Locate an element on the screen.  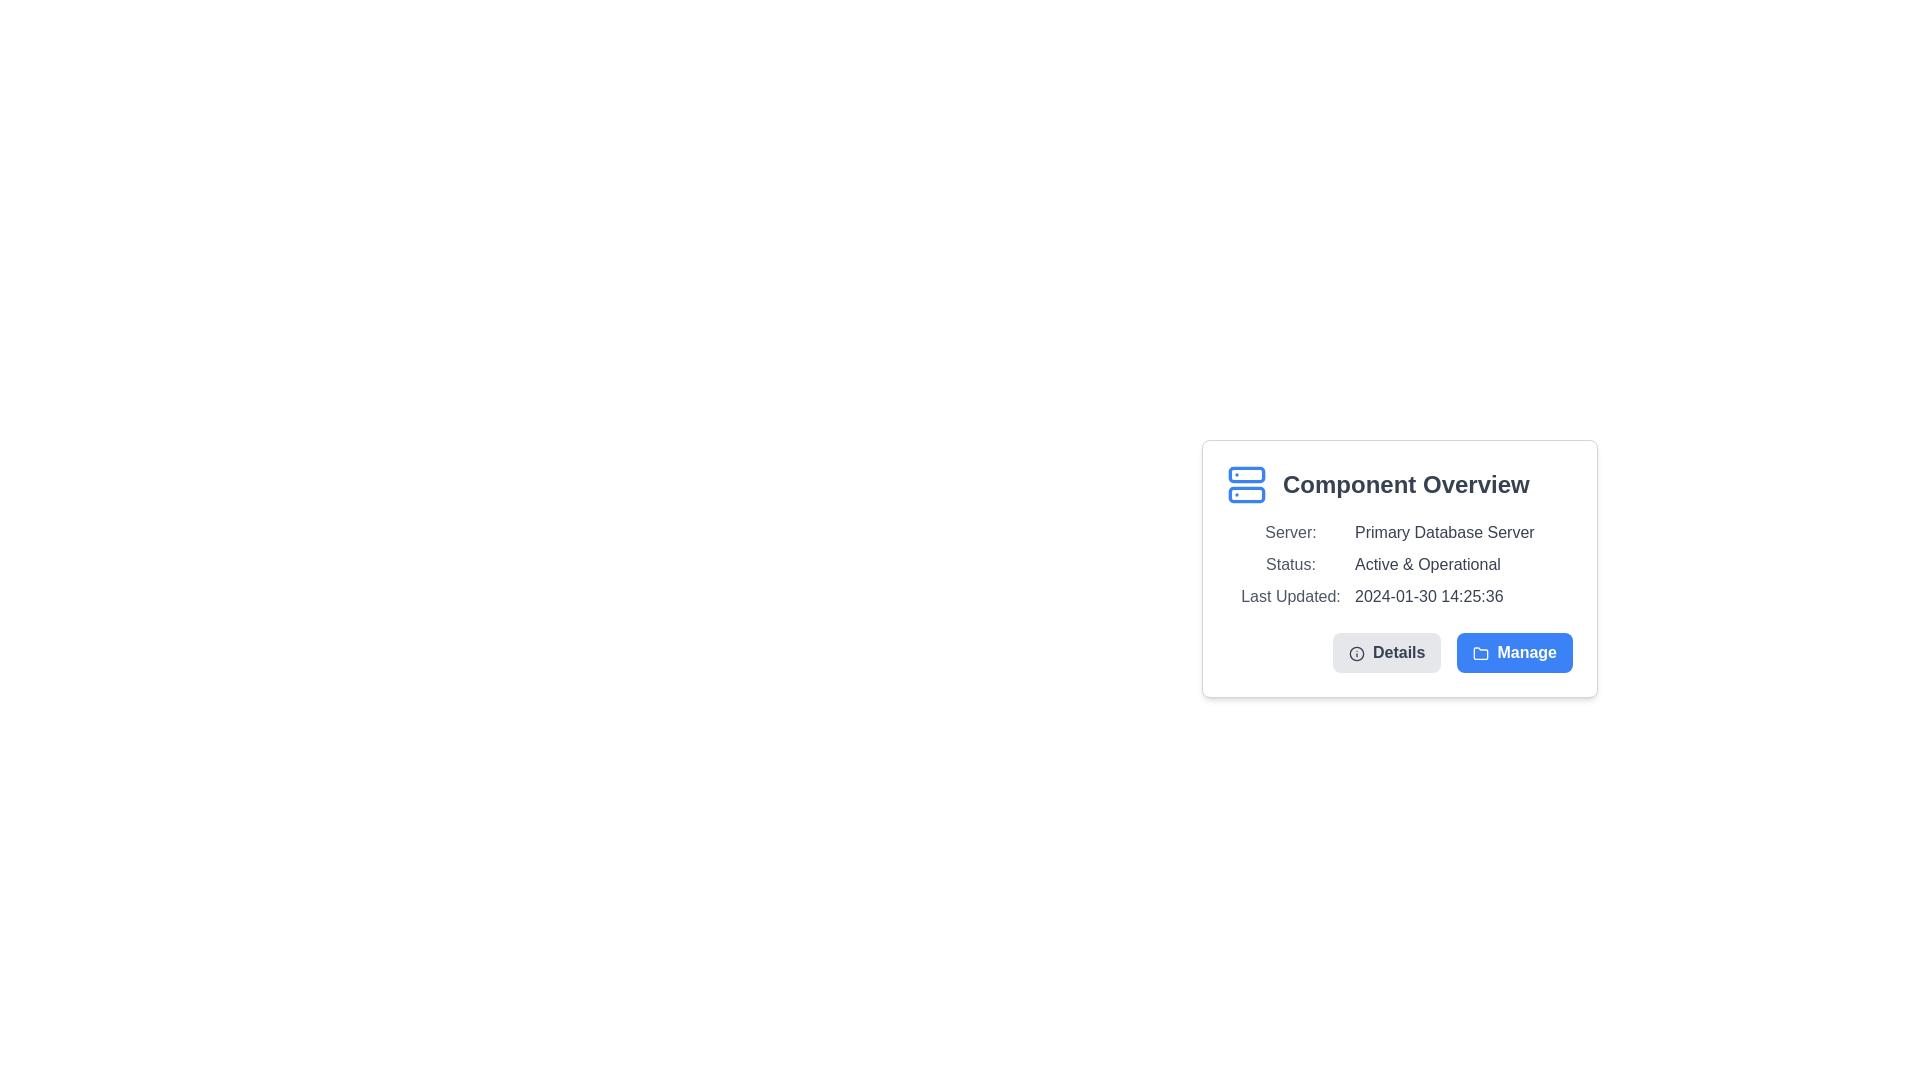
the management button located in the bottom-right area of the Component Overview, which is the second button from the left, immediately to the right of the 'Details' button is located at coordinates (1515, 652).